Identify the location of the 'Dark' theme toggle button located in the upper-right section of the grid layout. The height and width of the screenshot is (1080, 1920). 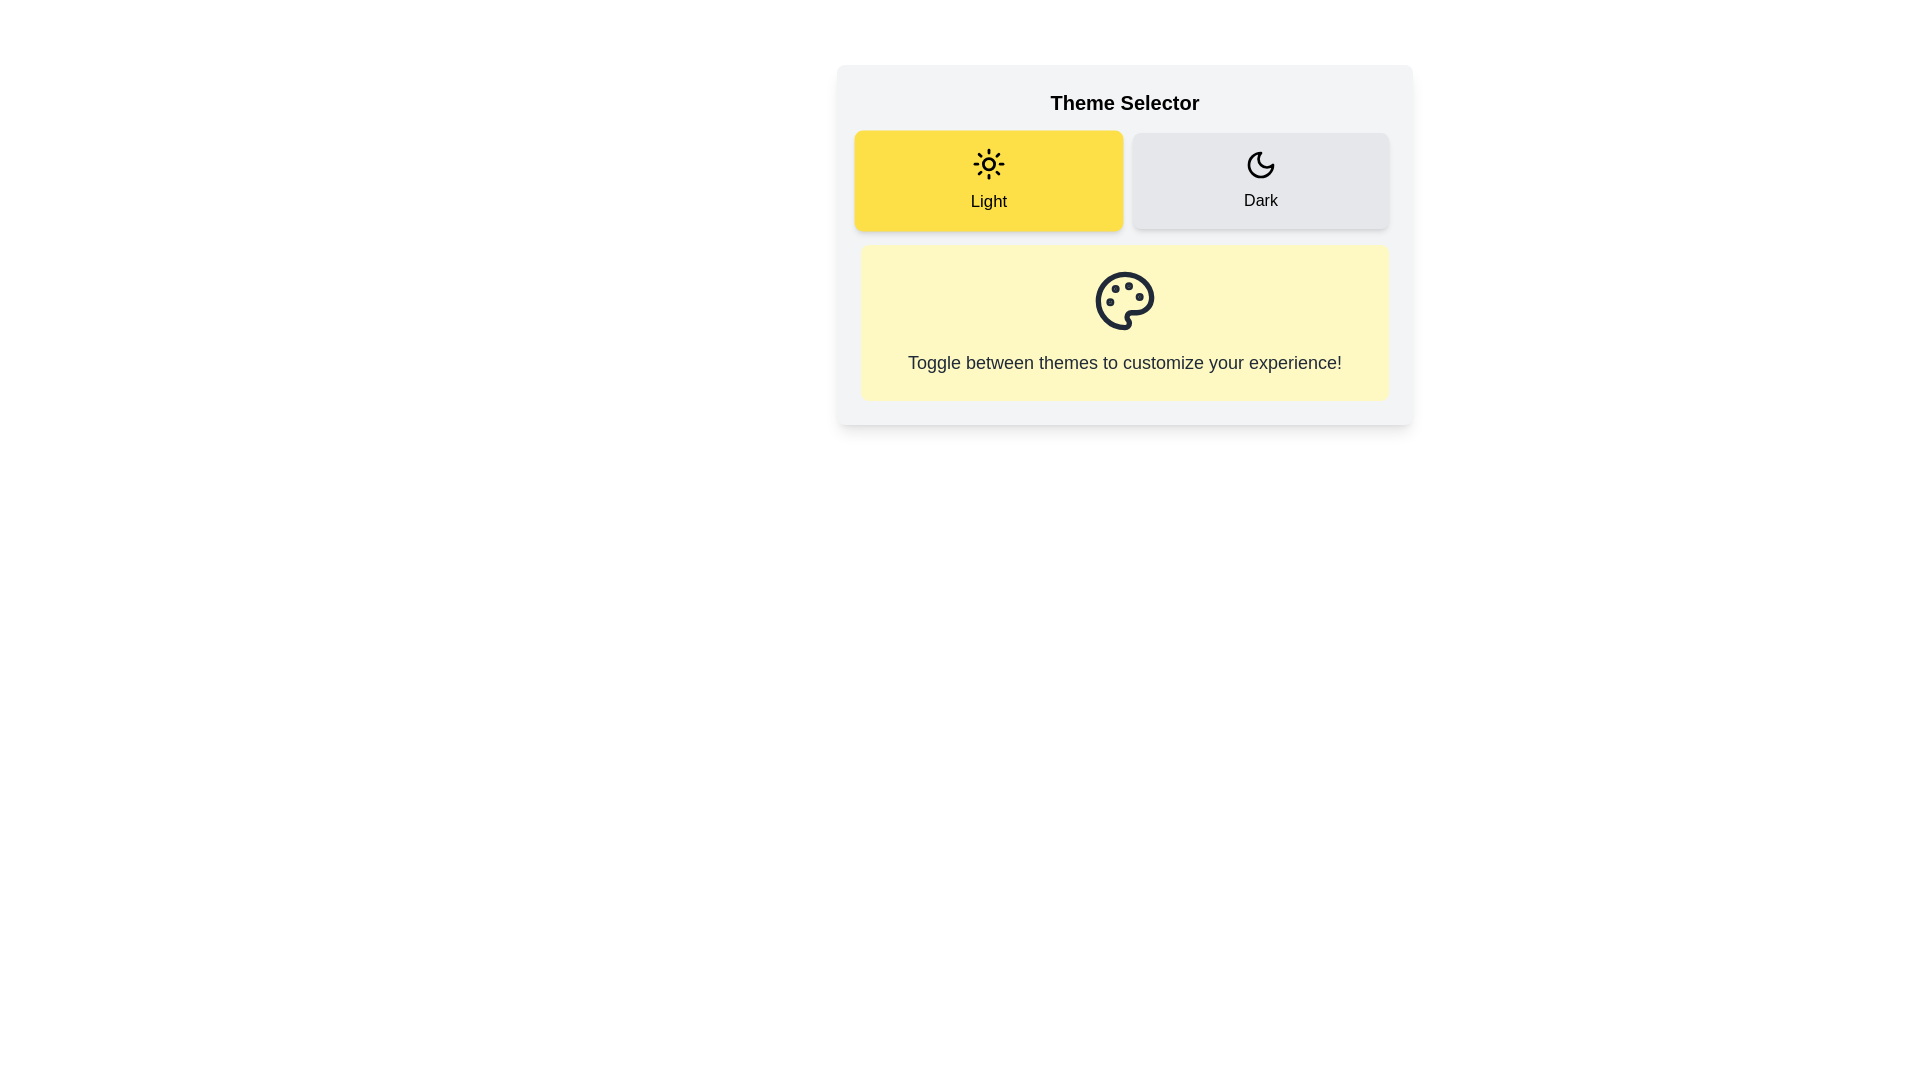
(1260, 181).